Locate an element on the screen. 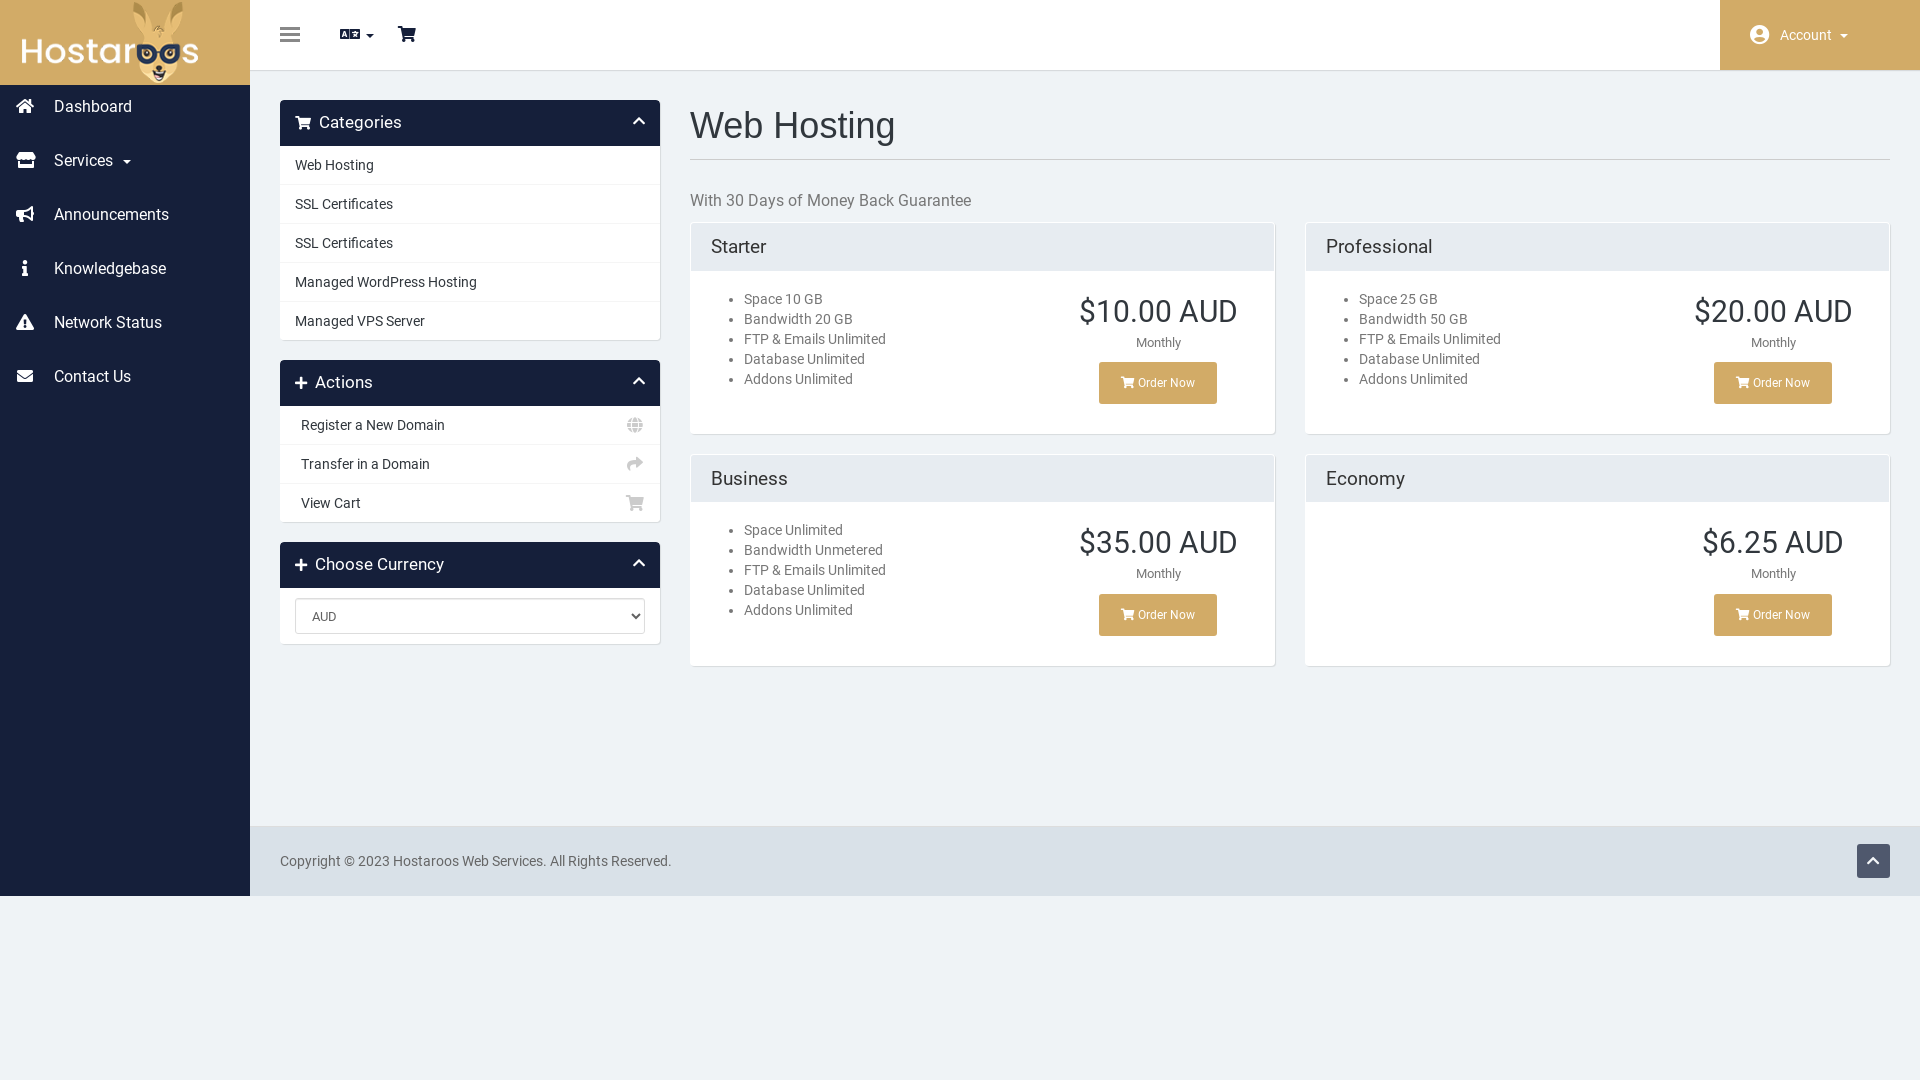 The image size is (1920, 1080). 'Network Status' is located at coordinates (123, 322).